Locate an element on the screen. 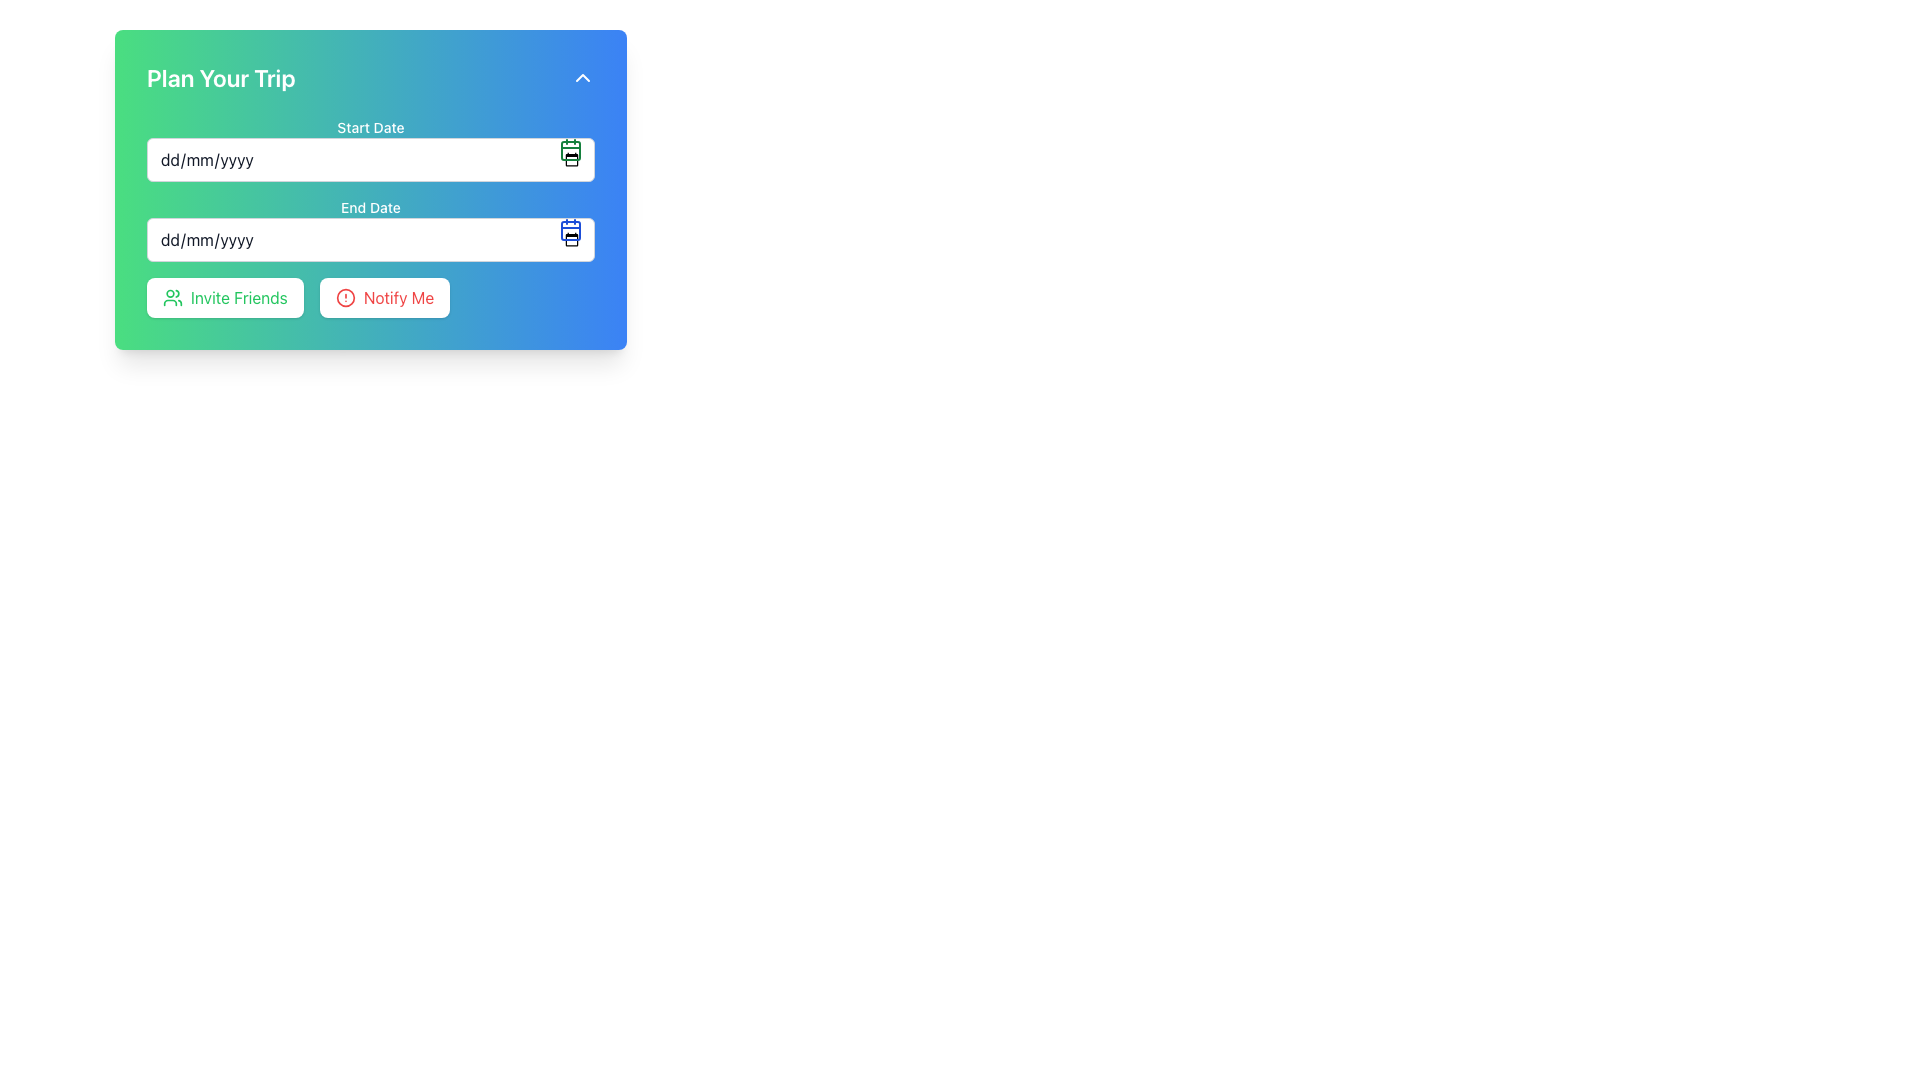 The height and width of the screenshot is (1080, 1920). the decorative component of the calendar icon located to the right of the 'End Date' input field is located at coordinates (570, 230).